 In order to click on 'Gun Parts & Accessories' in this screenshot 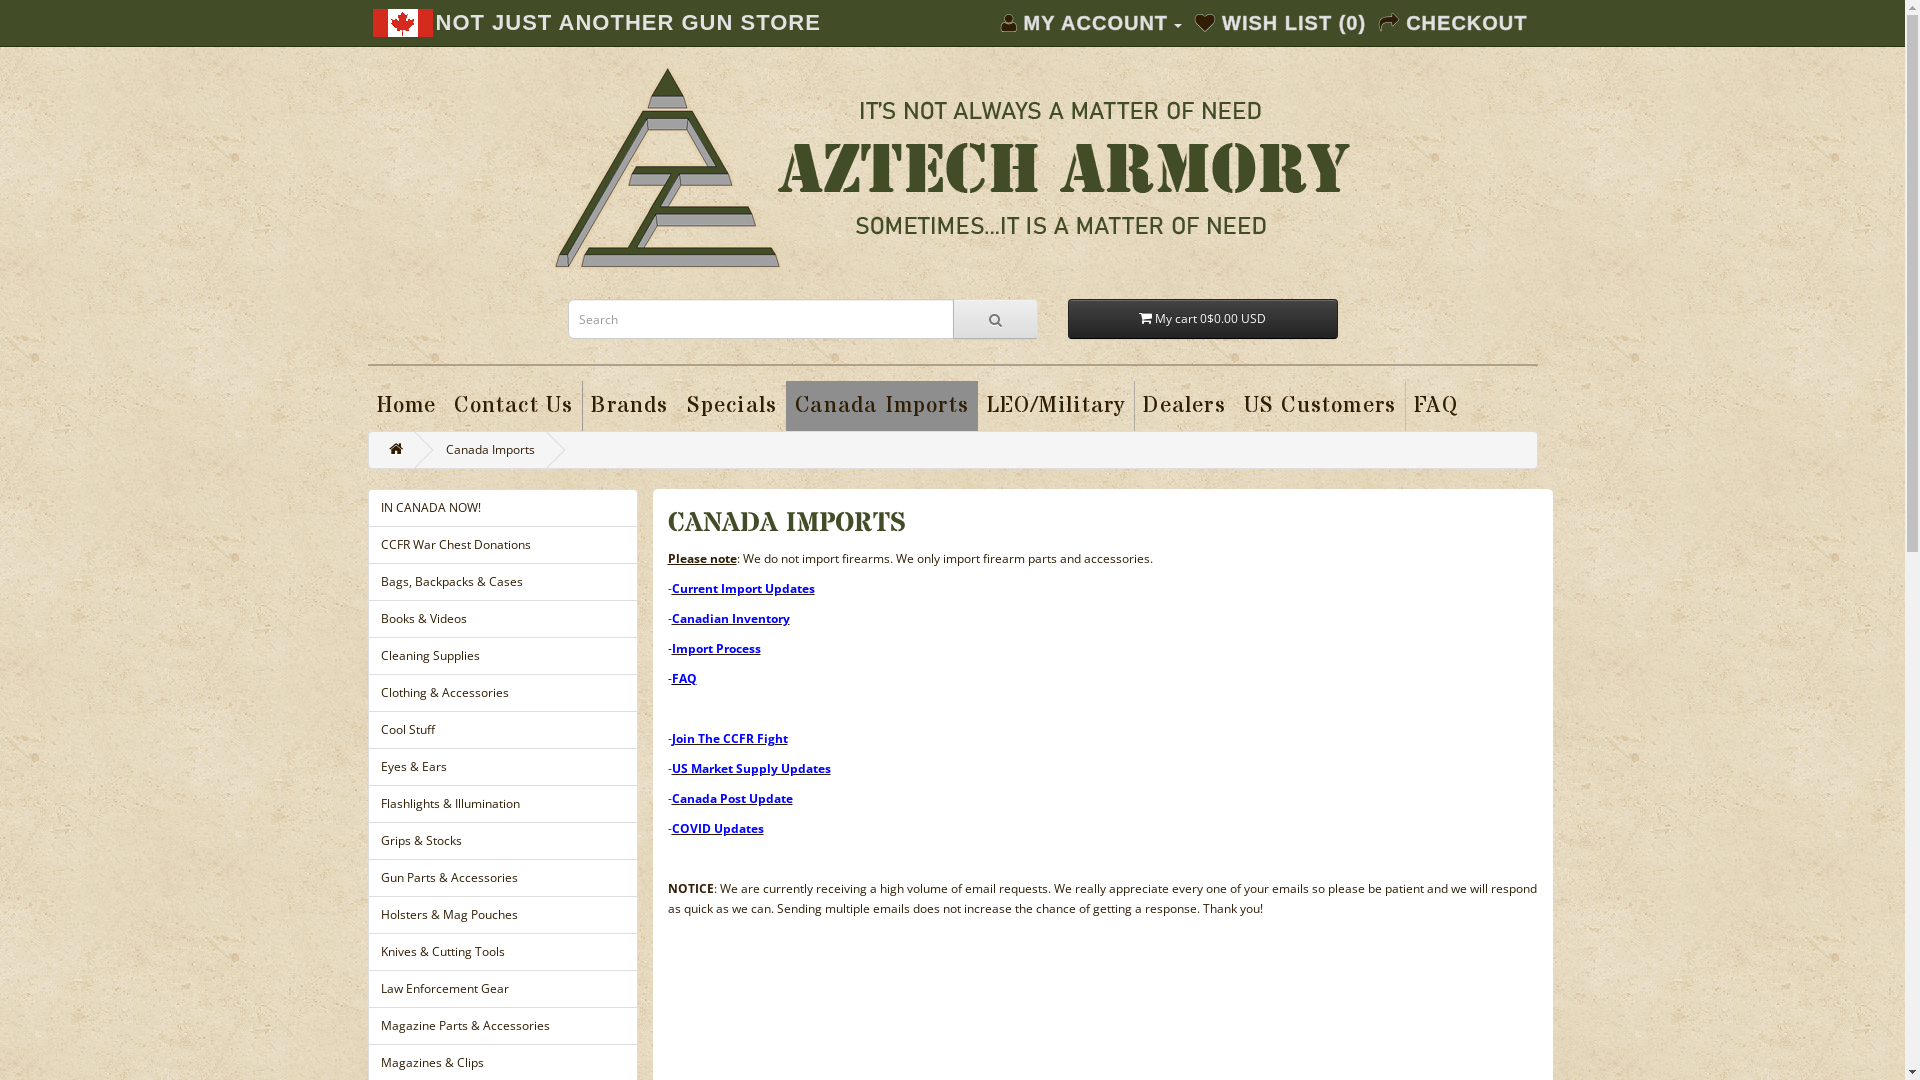, I will do `click(503, 877)`.